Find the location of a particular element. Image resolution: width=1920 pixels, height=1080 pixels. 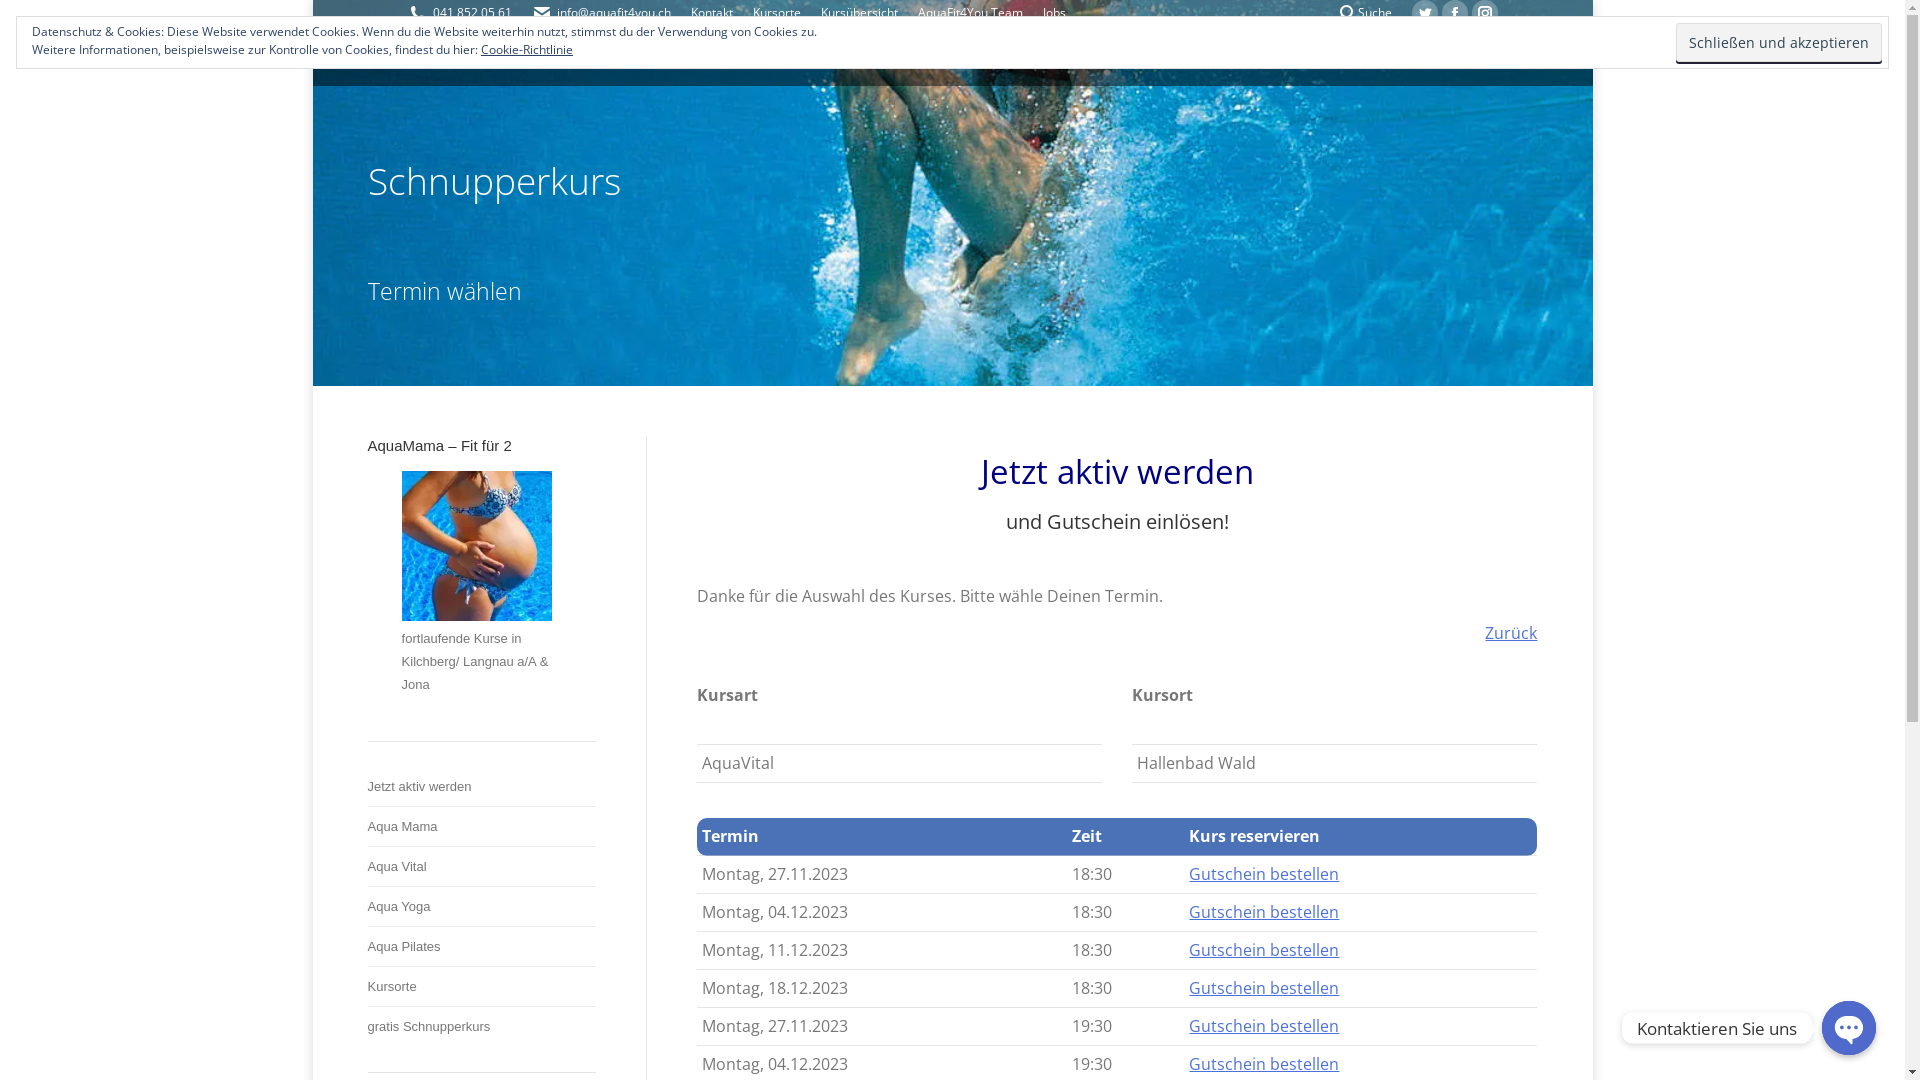

'Jobs' is located at coordinates (1052, 12).